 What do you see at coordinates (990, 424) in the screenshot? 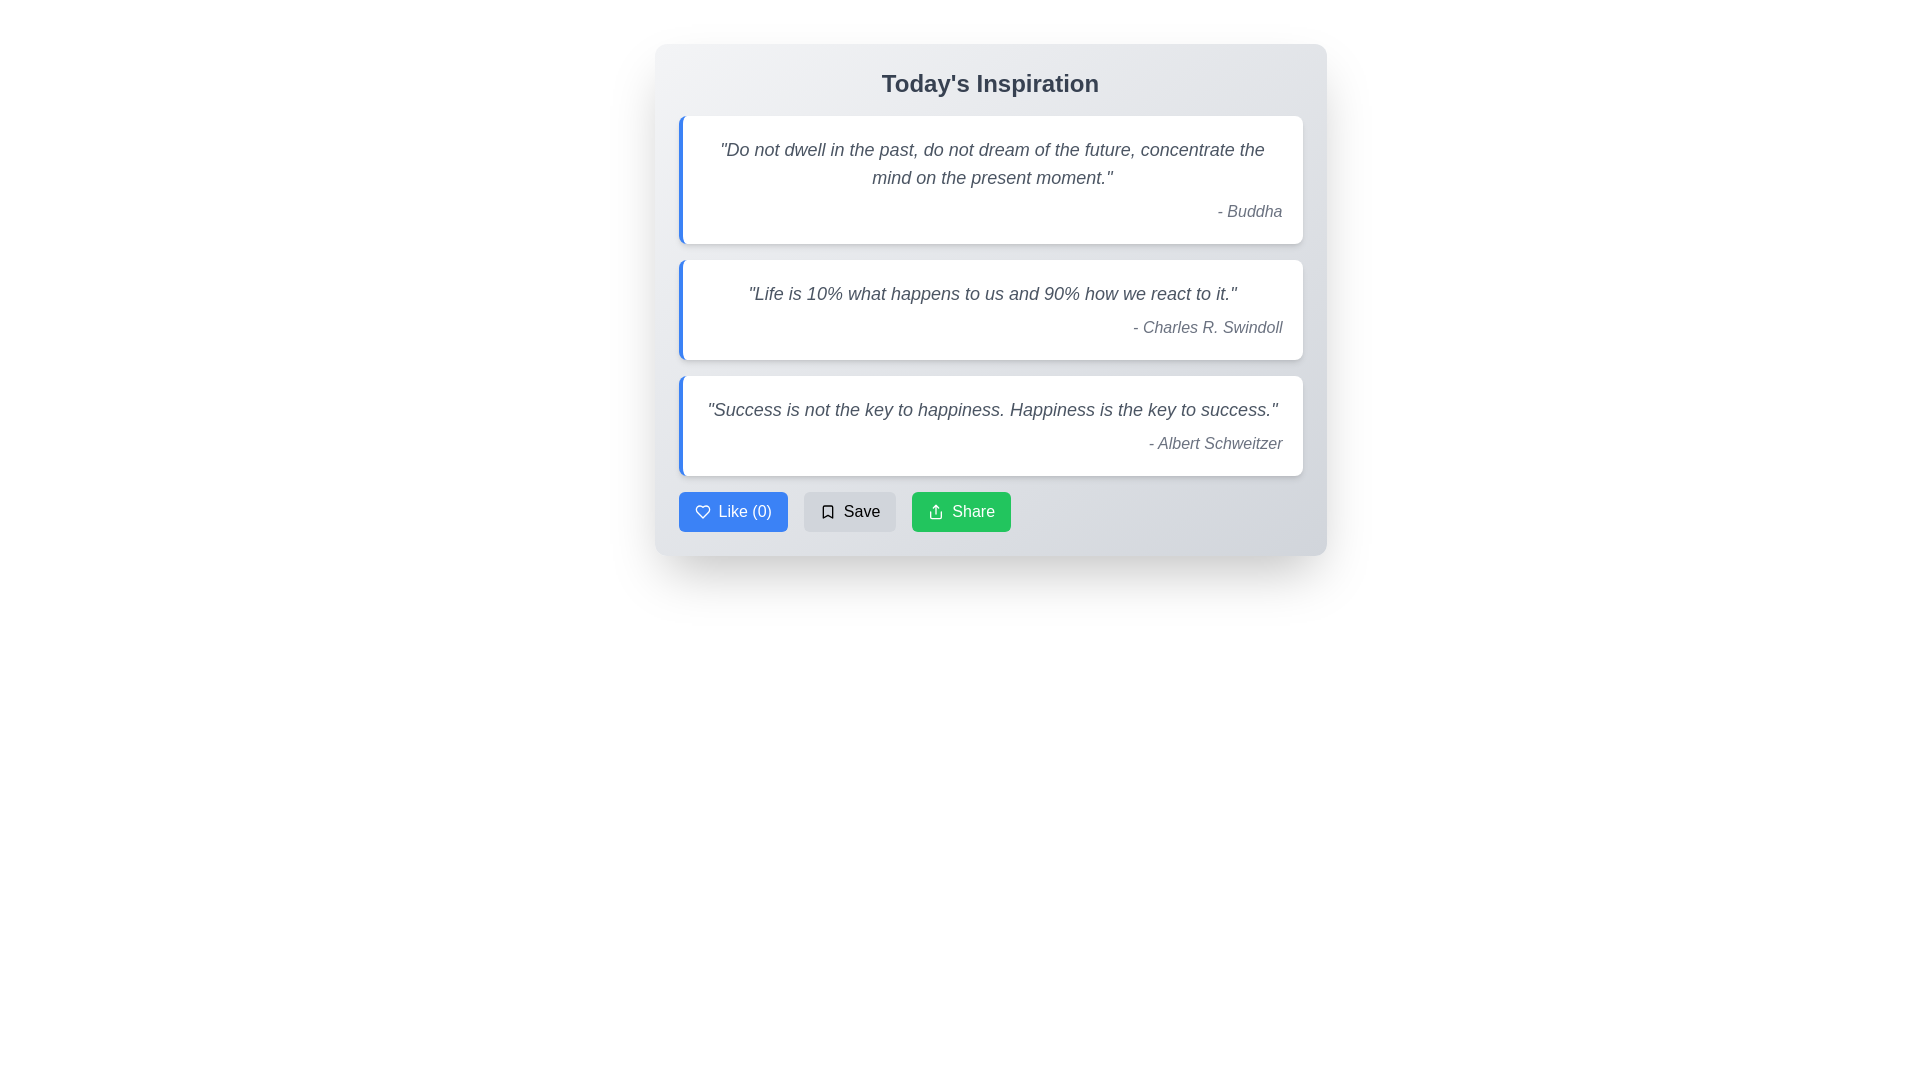
I see `the third quote box in the 'Today's Inspiration' section, which has a white background, rounded corners, and a blue left border` at bounding box center [990, 424].